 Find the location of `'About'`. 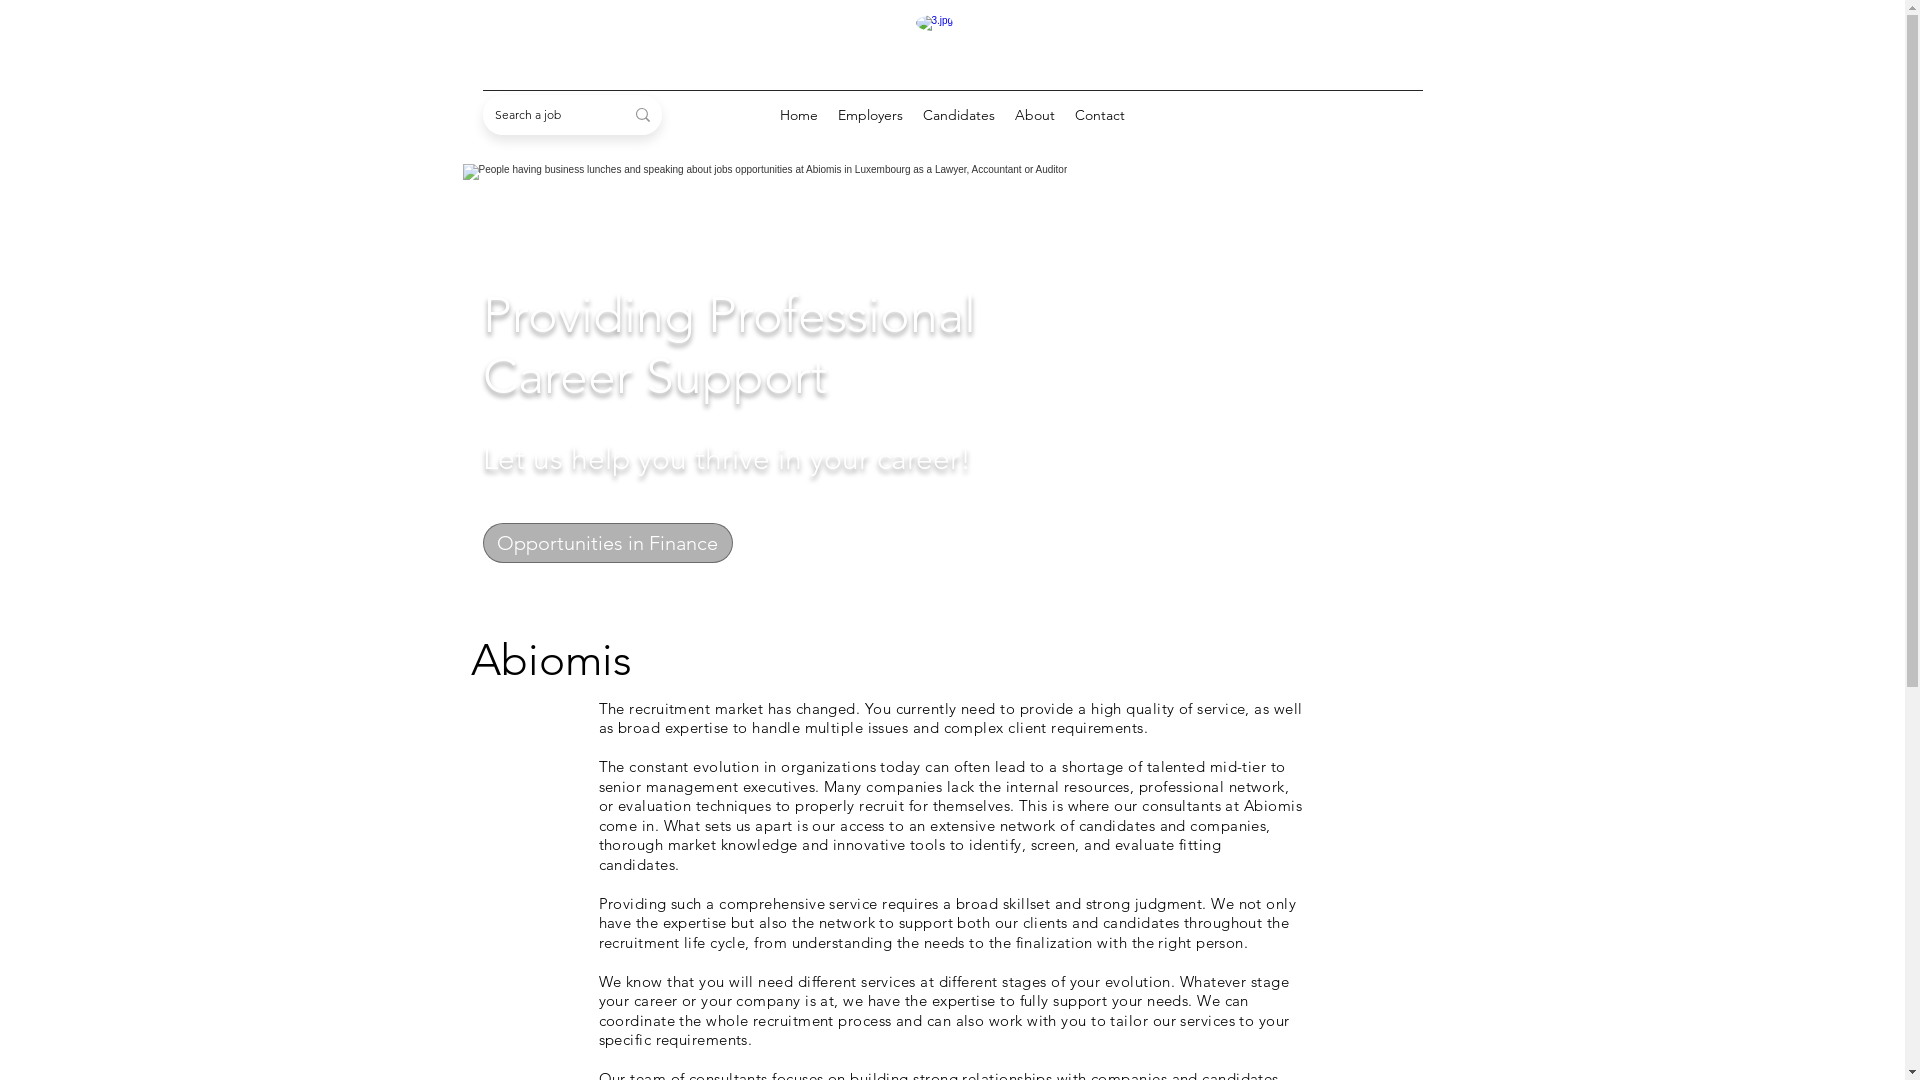

'About' is located at coordinates (1035, 115).